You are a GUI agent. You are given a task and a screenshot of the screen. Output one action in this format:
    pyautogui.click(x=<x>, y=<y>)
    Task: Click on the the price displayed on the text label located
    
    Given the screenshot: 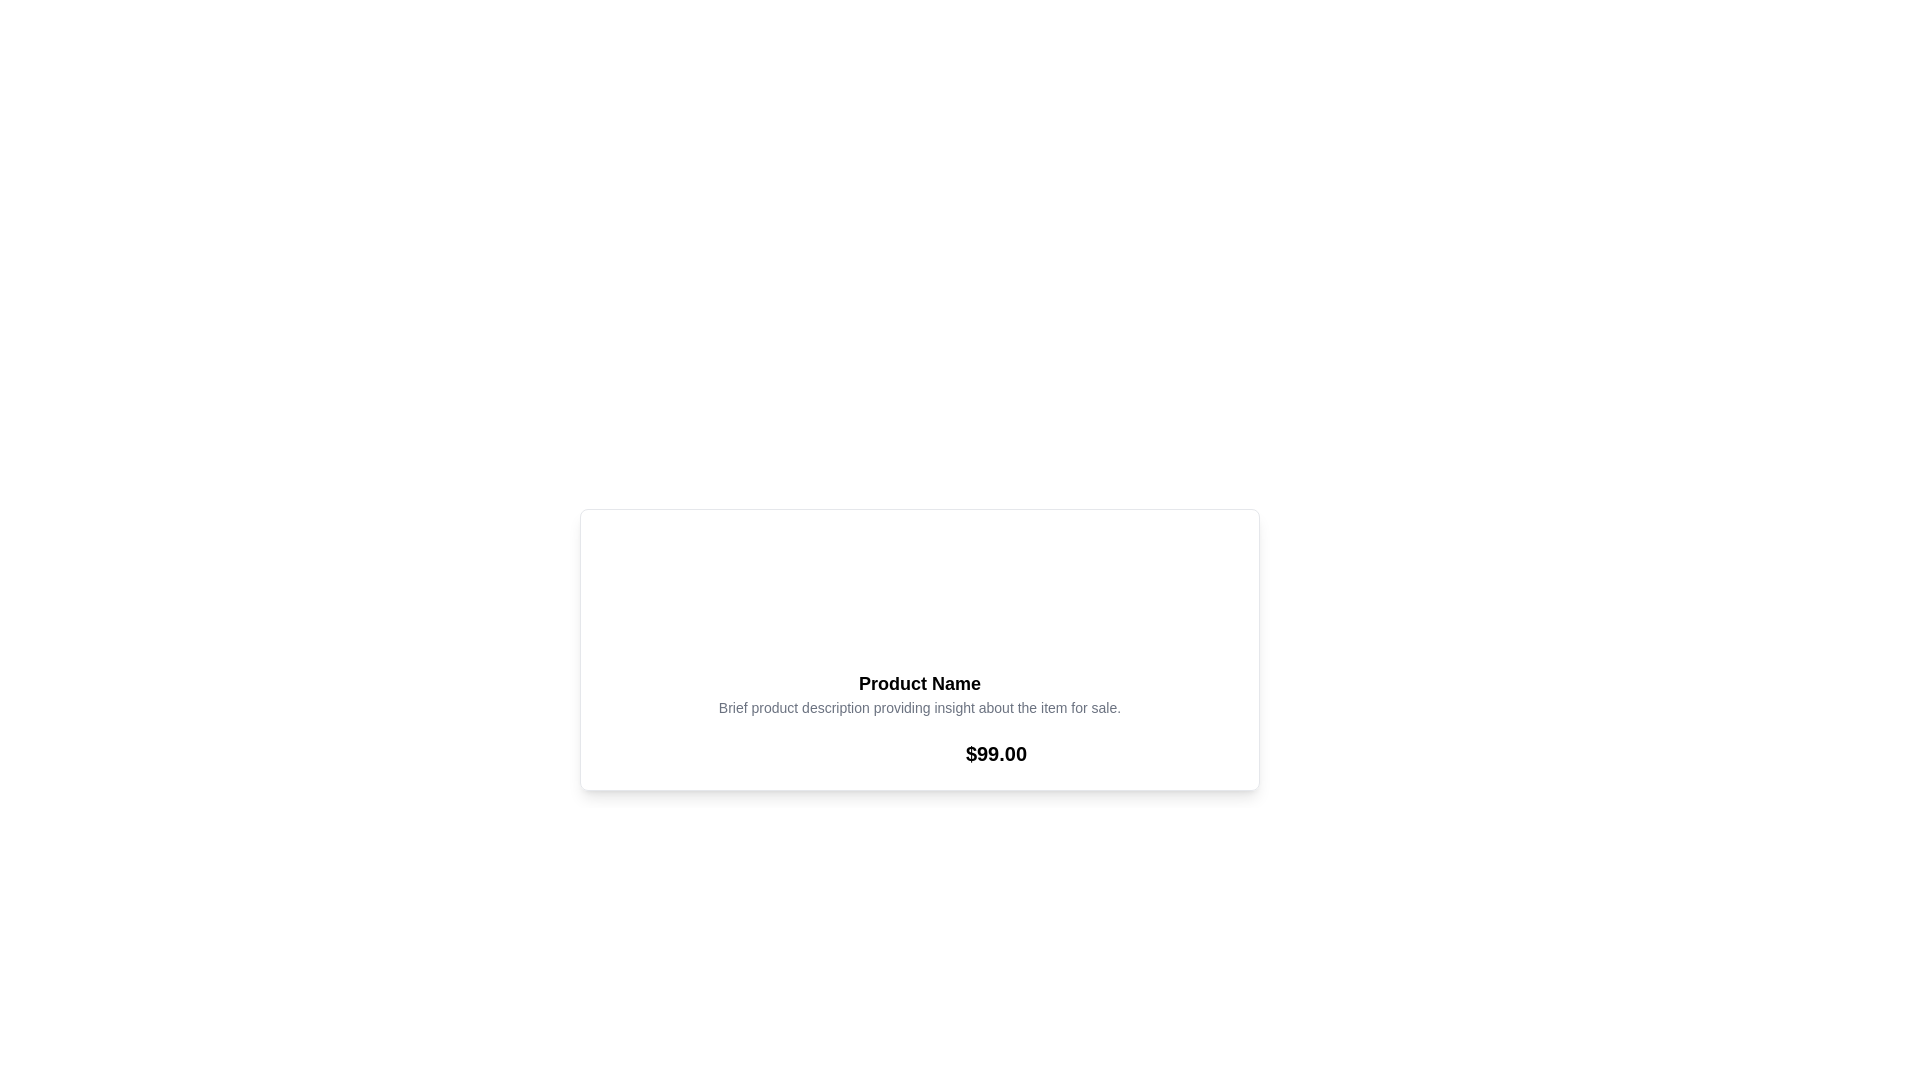 What is the action you would take?
    pyautogui.click(x=996, y=753)
    